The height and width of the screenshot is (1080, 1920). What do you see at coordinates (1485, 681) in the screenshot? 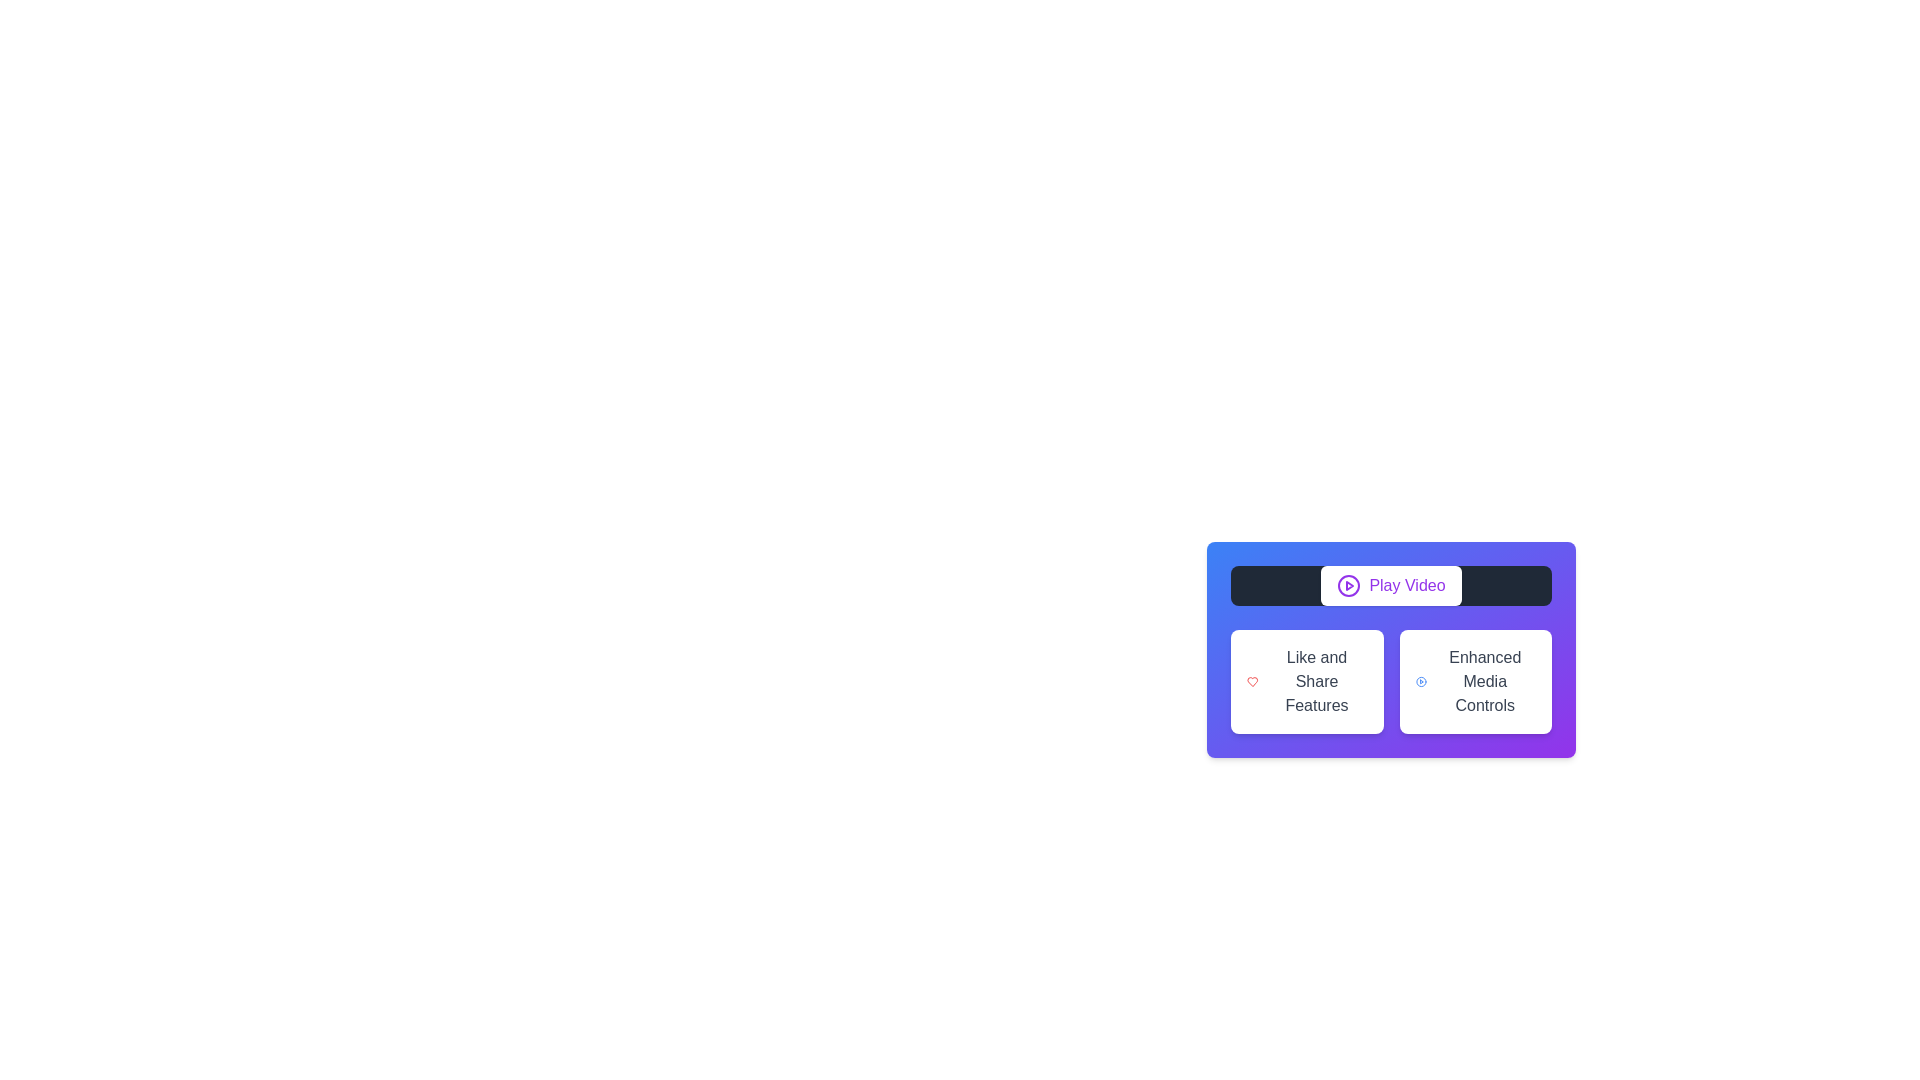
I see `the informational label displaying 'Enhanced Media Controls', which is styled with a gray color and located adjacent to a play button icon` at bounding box center [1485, 681].